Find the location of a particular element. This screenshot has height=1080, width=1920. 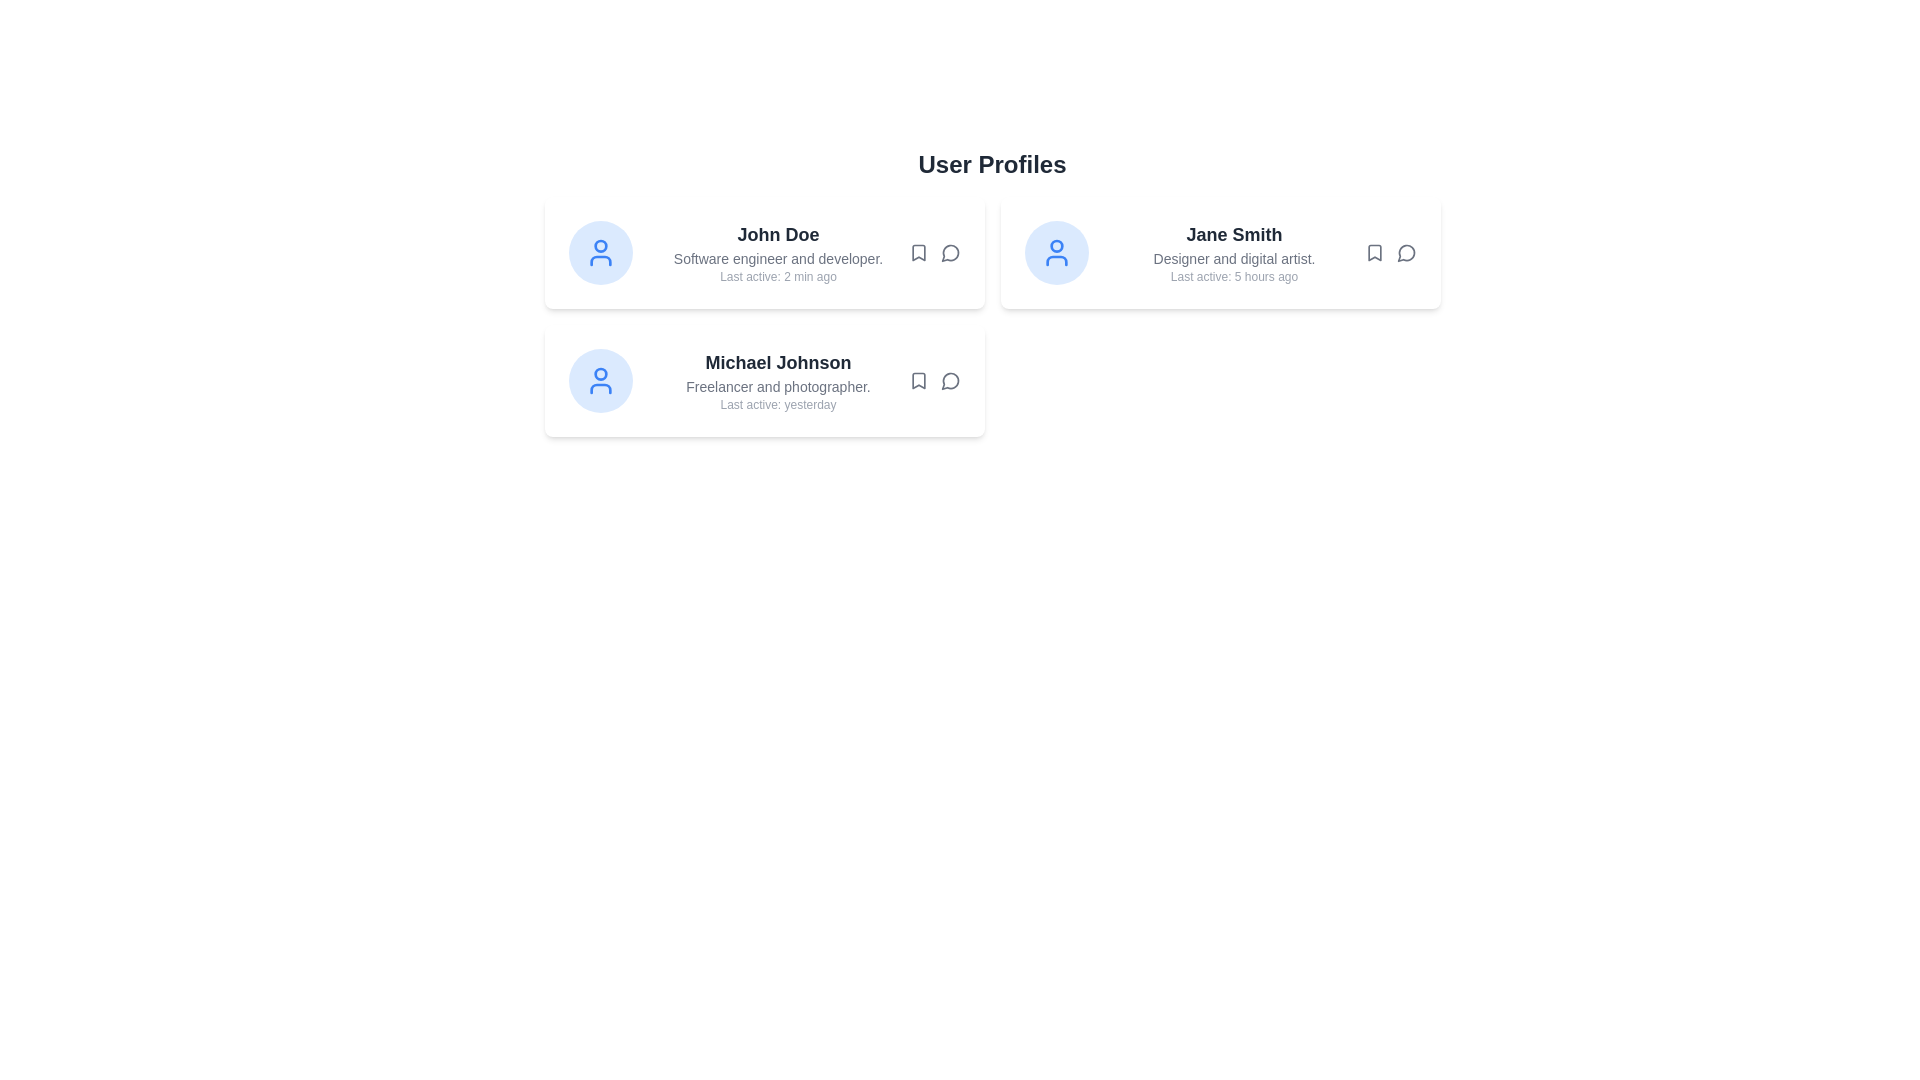

the Decorative icon located in the upper-left corner of the profile card for 'John Doe', which serves as a visual representation of the user profile is located at coordinates (599, 252).